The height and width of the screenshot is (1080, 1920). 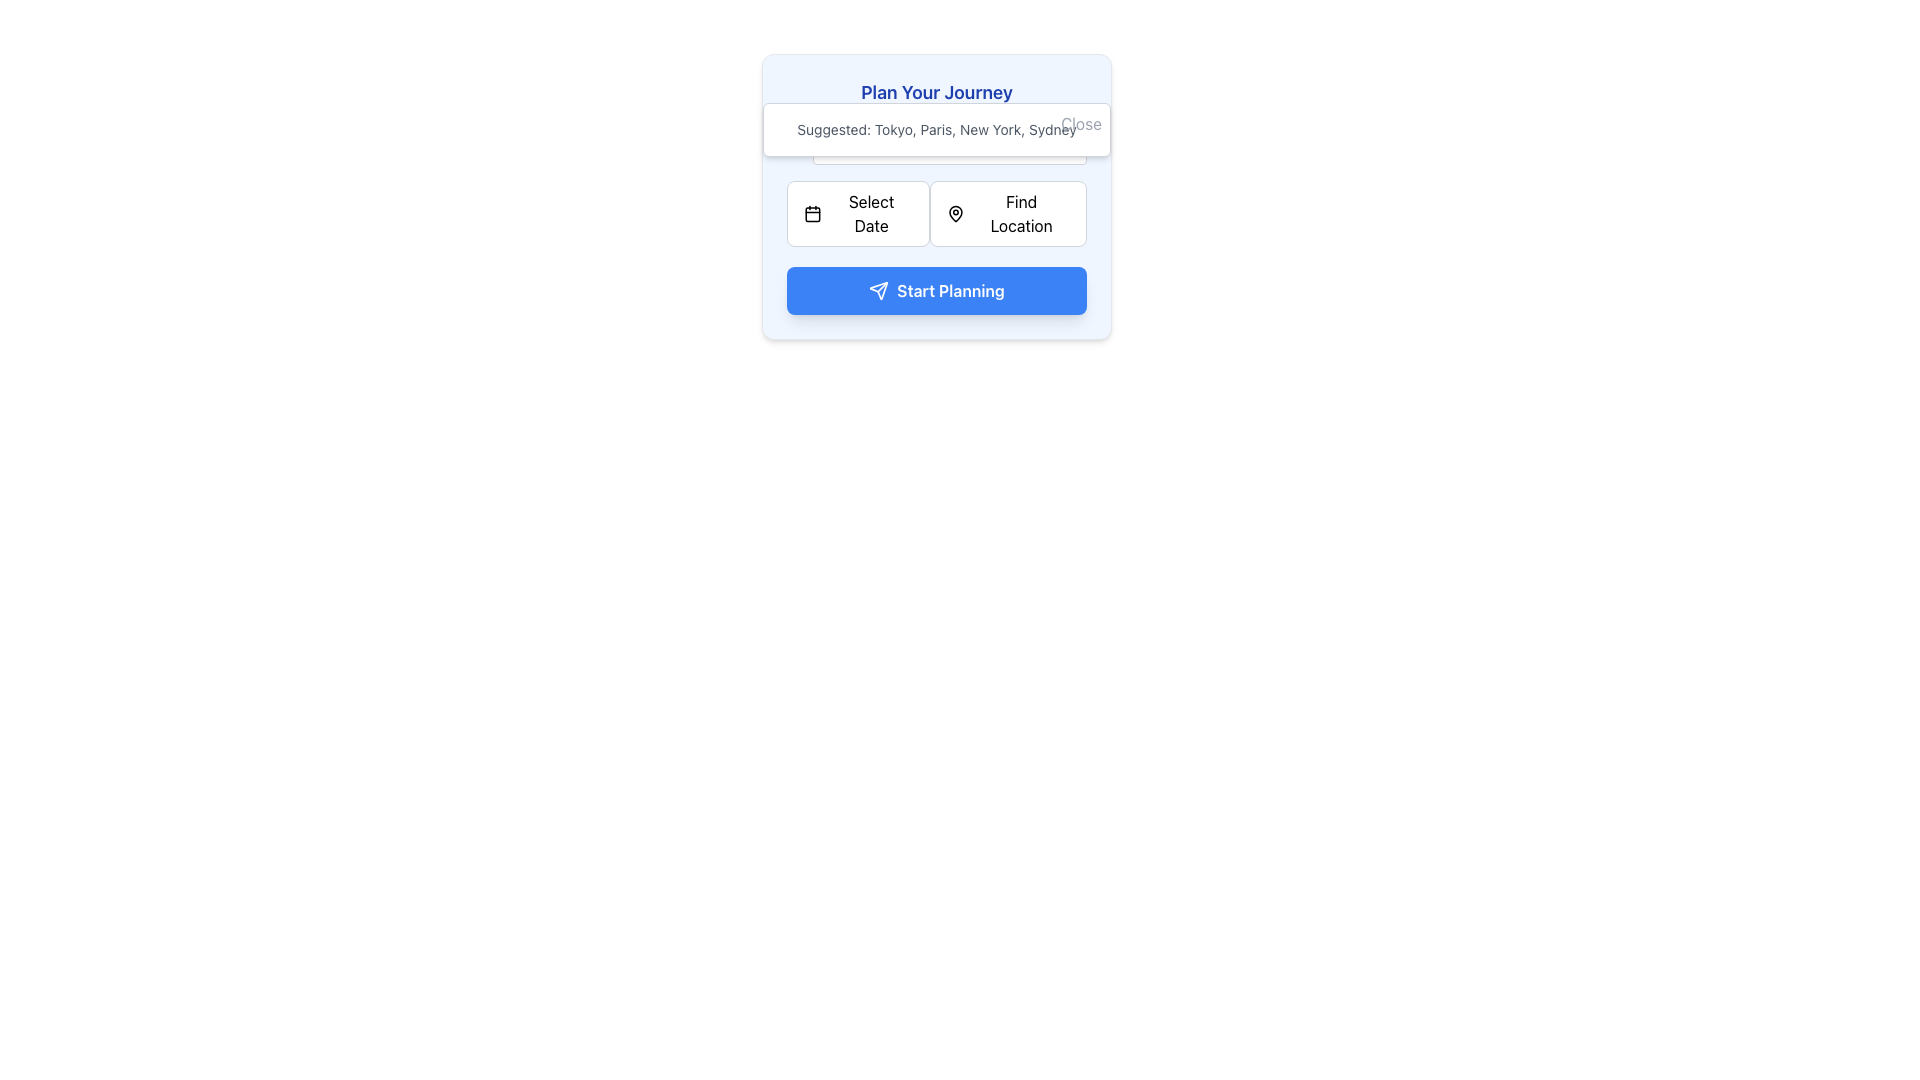 I want to click on the title text element located at the top section of the card-like structure with rounded corners and light blue background, which introduces the purpose of the surrounding interface, so click(x=935, y=92).